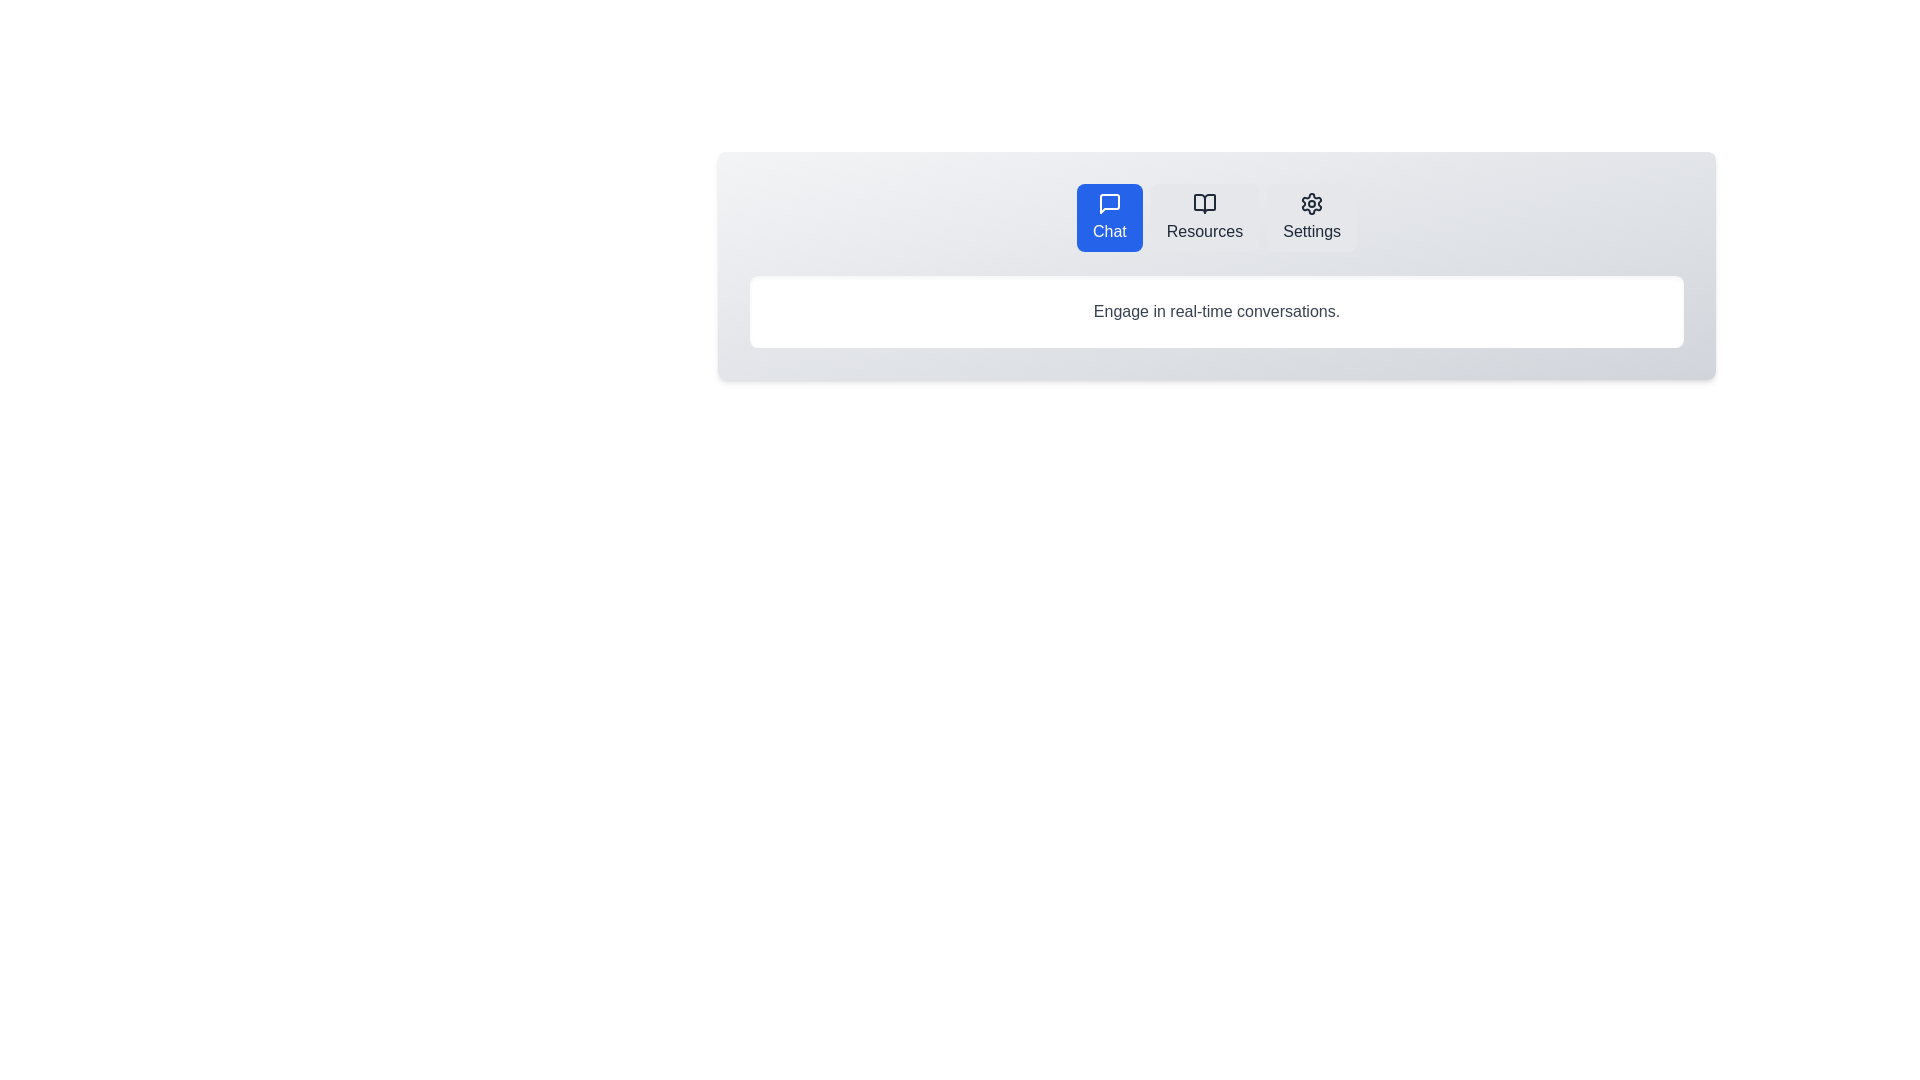 The image size is (1920, 1080). I want to click on the 'Resources' icon located in the horizontal navigation bar, which is the second option between 'Chat' and 'Settings', so click(1203, 204).